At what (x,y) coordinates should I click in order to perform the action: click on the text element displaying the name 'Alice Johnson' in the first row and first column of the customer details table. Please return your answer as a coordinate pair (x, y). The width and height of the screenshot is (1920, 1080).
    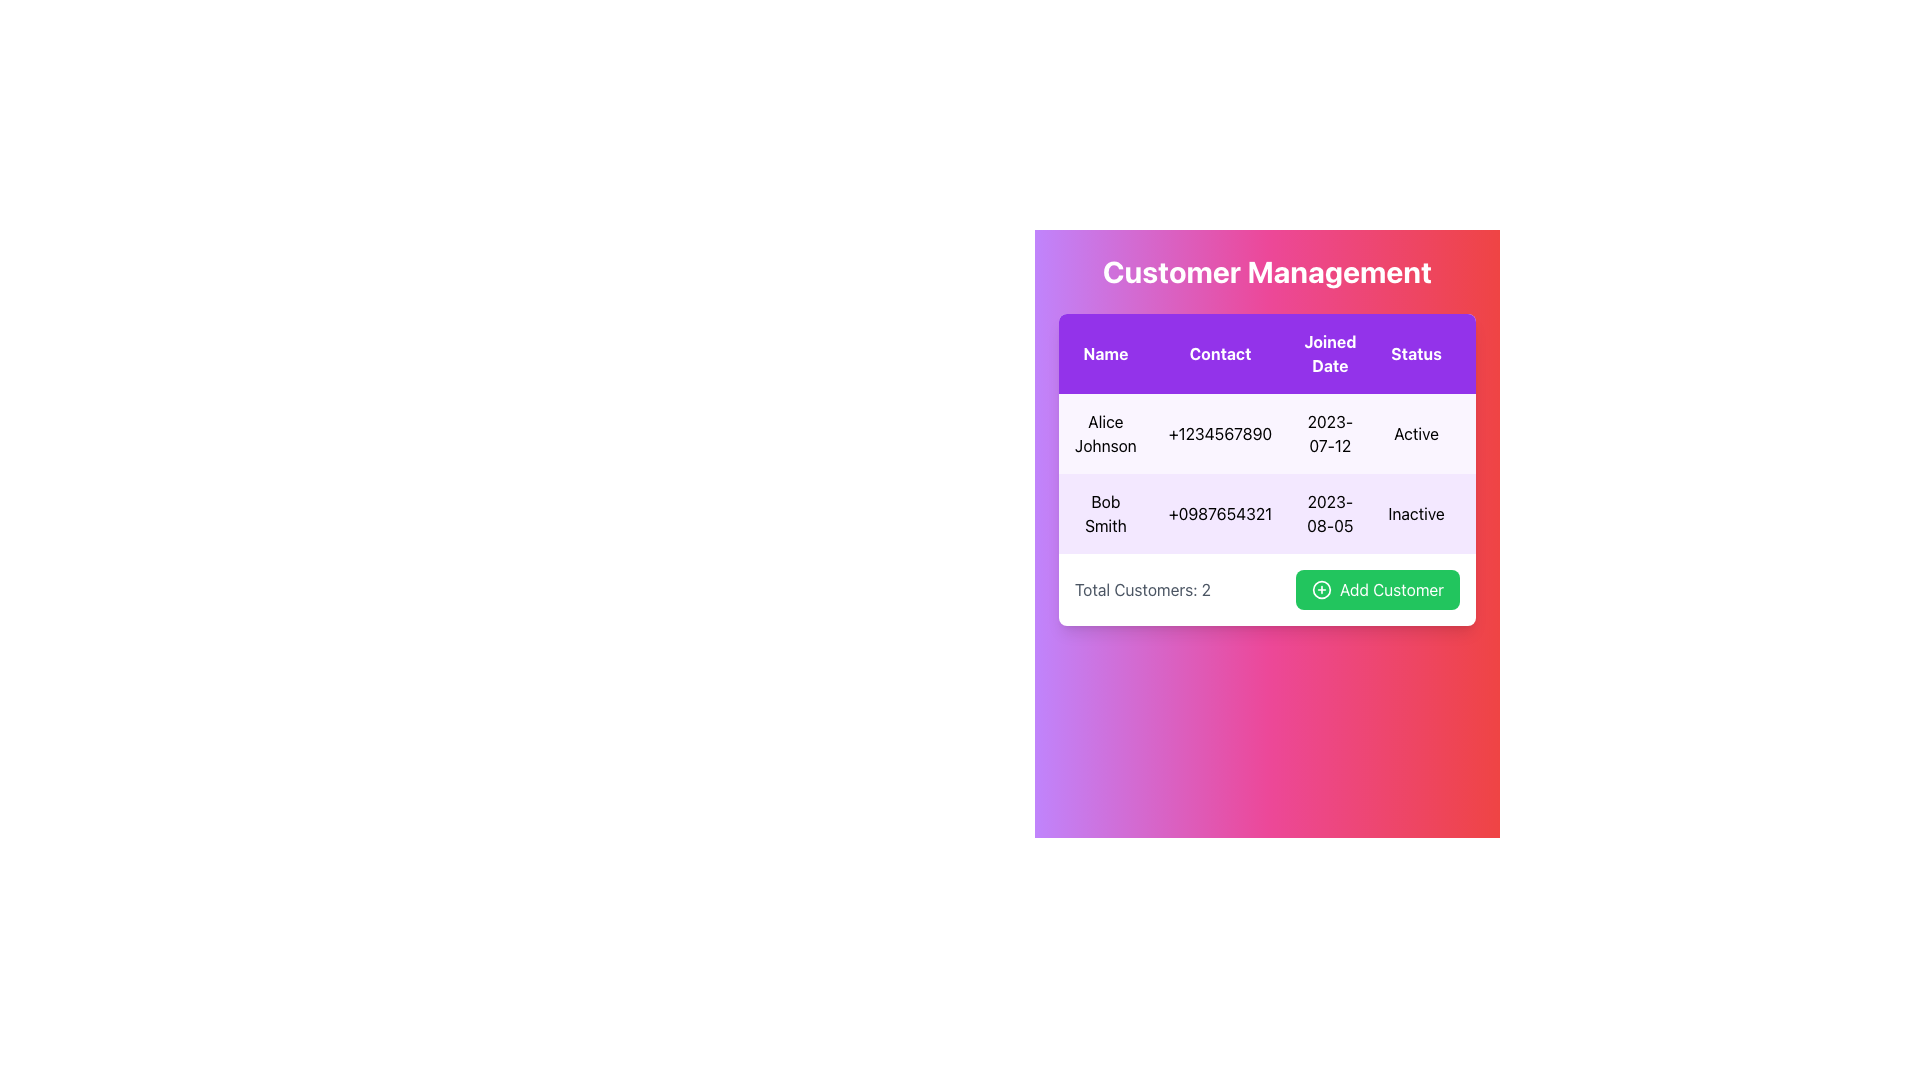
    Looking at the image, I should click on (1104, 433).